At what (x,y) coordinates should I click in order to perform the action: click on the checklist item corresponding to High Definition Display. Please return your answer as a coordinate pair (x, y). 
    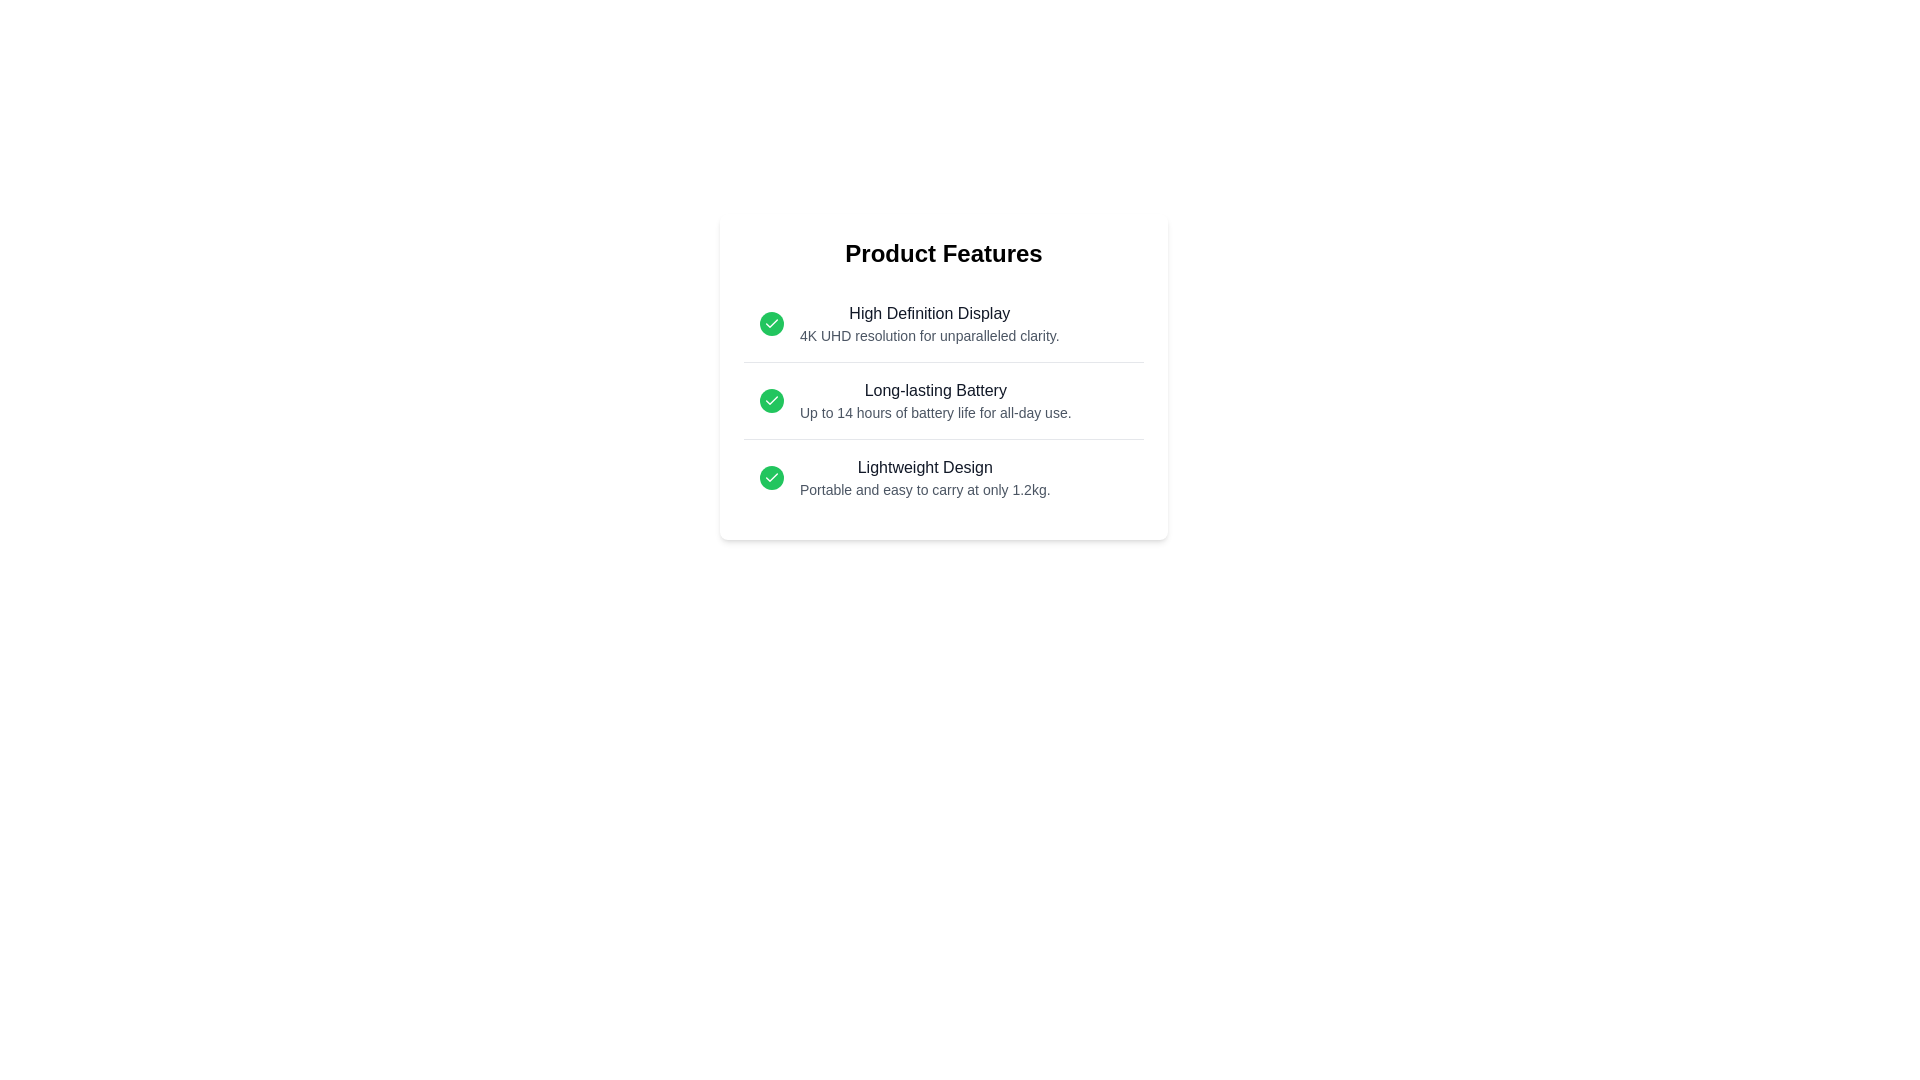
    Looking at the image, I should click on (943, 323).